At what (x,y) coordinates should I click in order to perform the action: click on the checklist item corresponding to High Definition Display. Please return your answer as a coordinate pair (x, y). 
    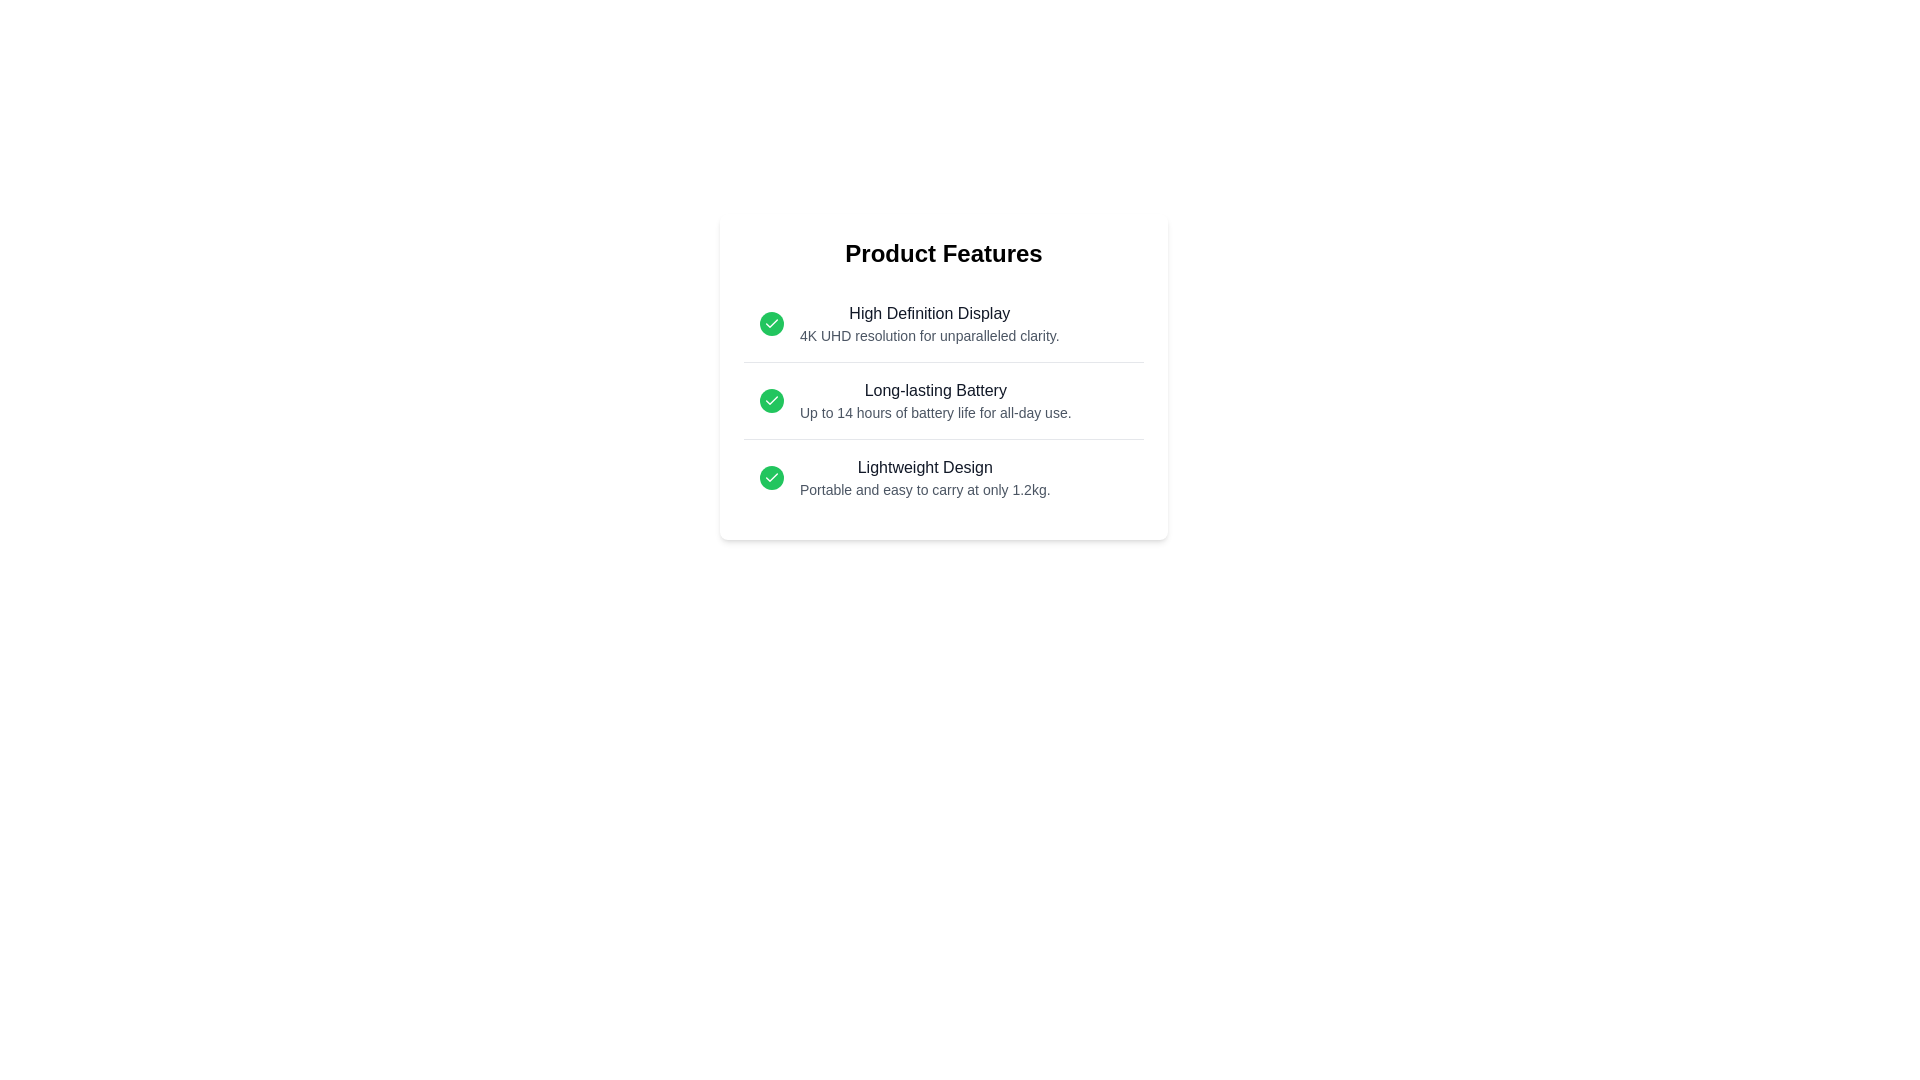
    Looking at the image, I should click on (943, 323).